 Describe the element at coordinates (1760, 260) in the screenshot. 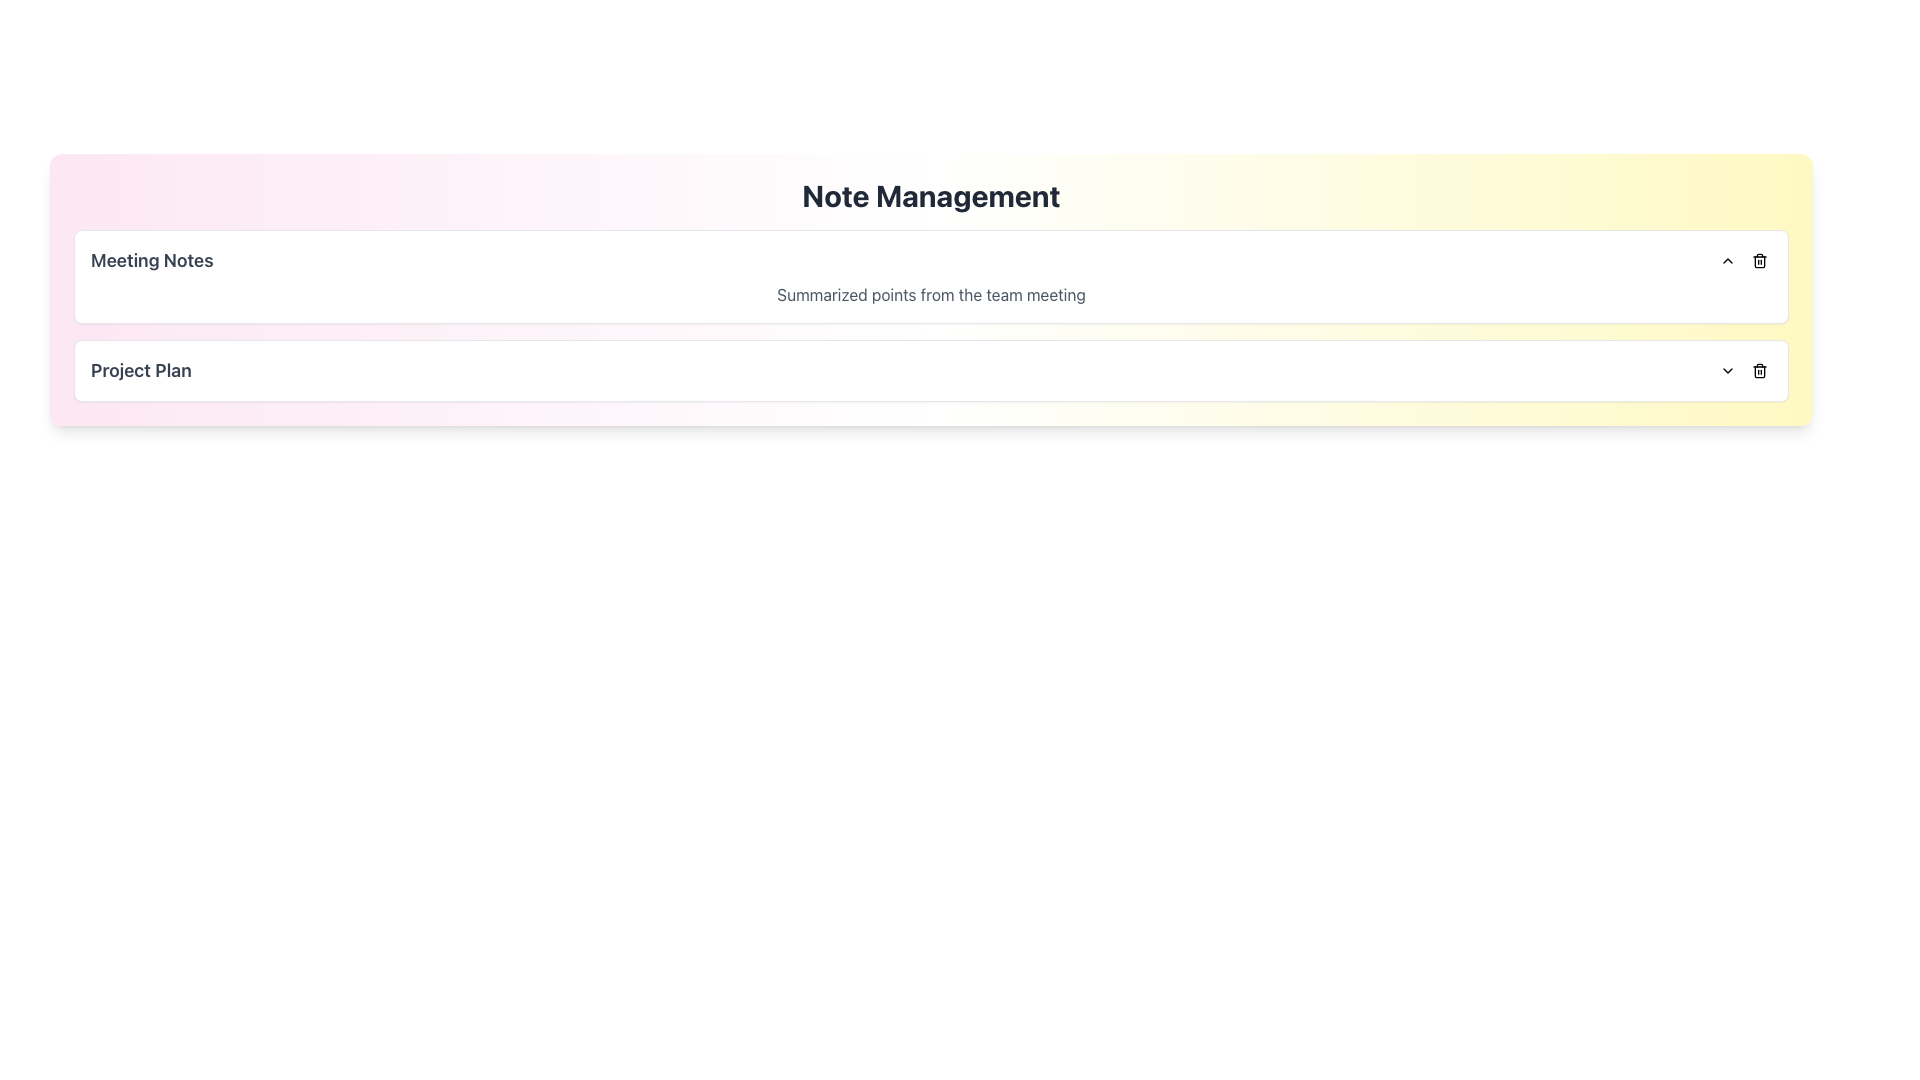

I see `the trash bin icon located to the right of the 'Meeting Notes' section` at that location.